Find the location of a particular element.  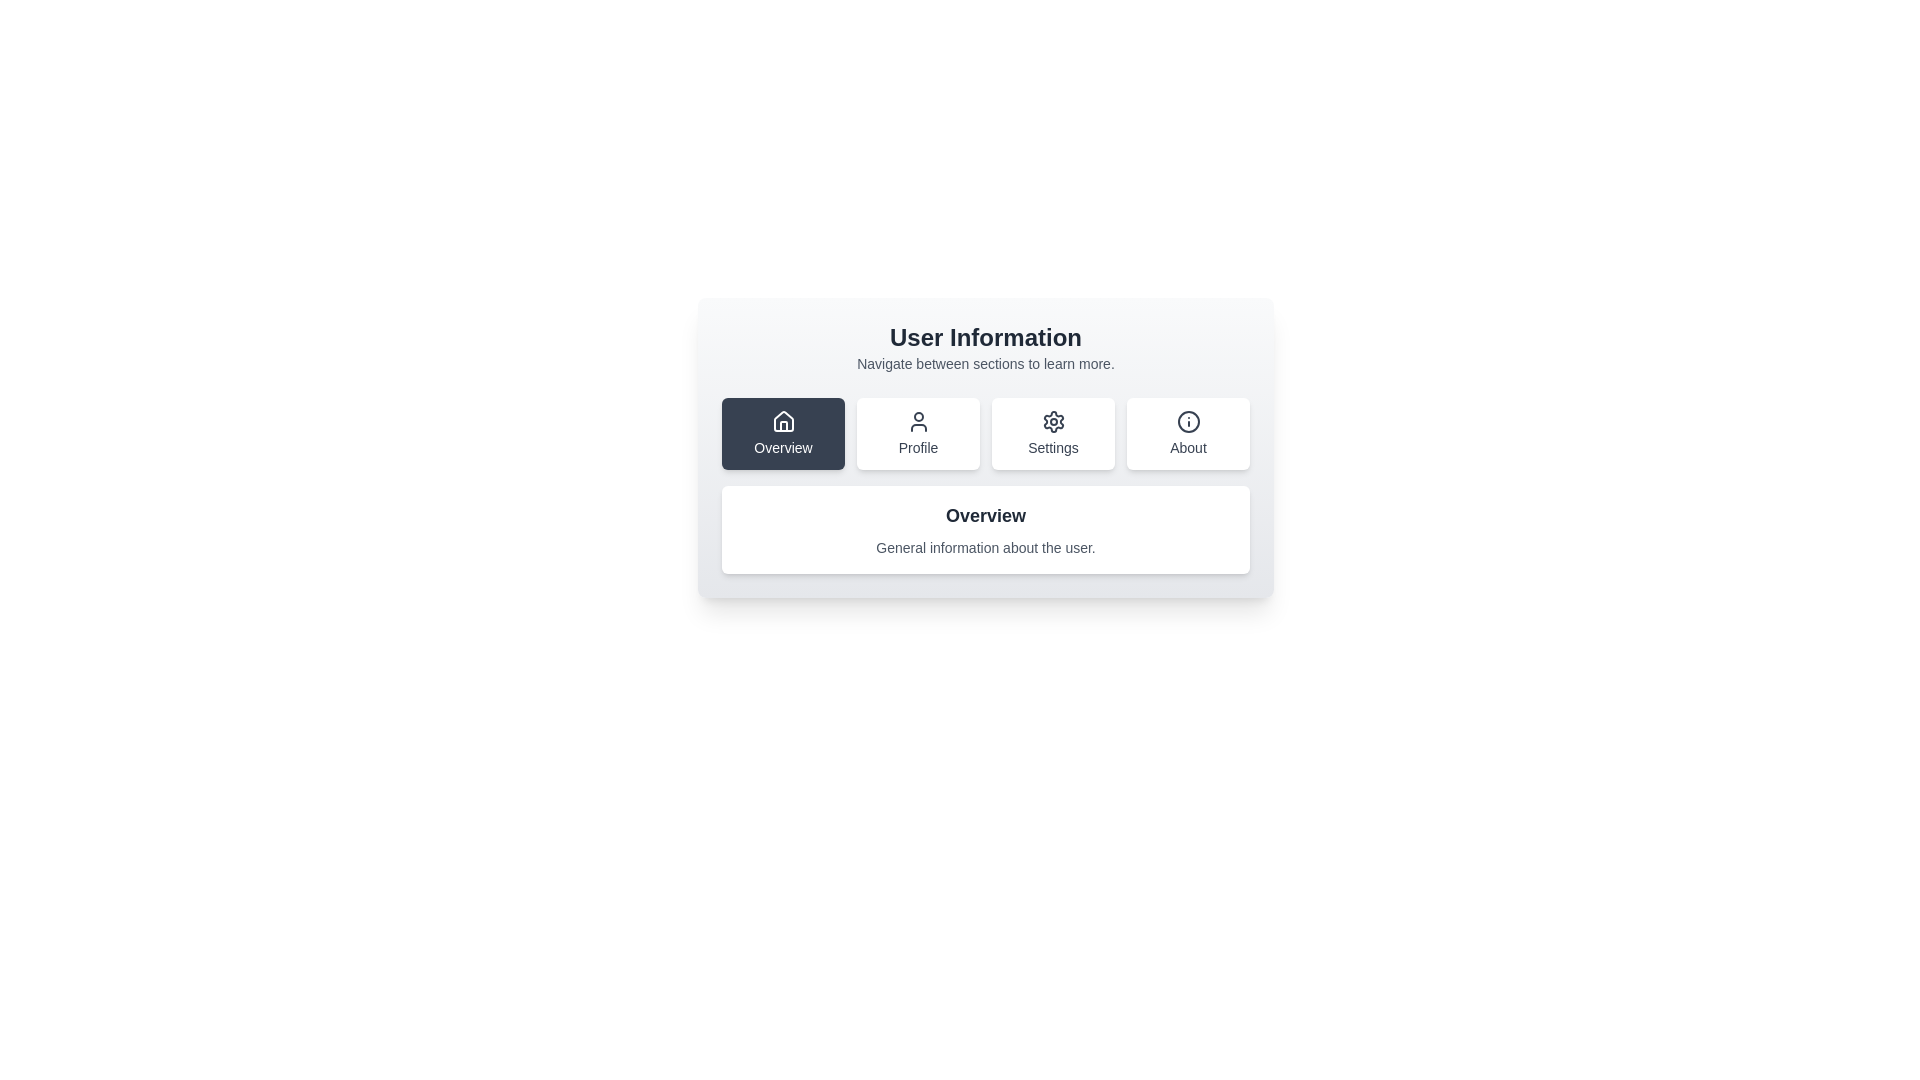

the descriptive Text label located below the 'Overview' text in the card layout is located at coordinates (985, 547).